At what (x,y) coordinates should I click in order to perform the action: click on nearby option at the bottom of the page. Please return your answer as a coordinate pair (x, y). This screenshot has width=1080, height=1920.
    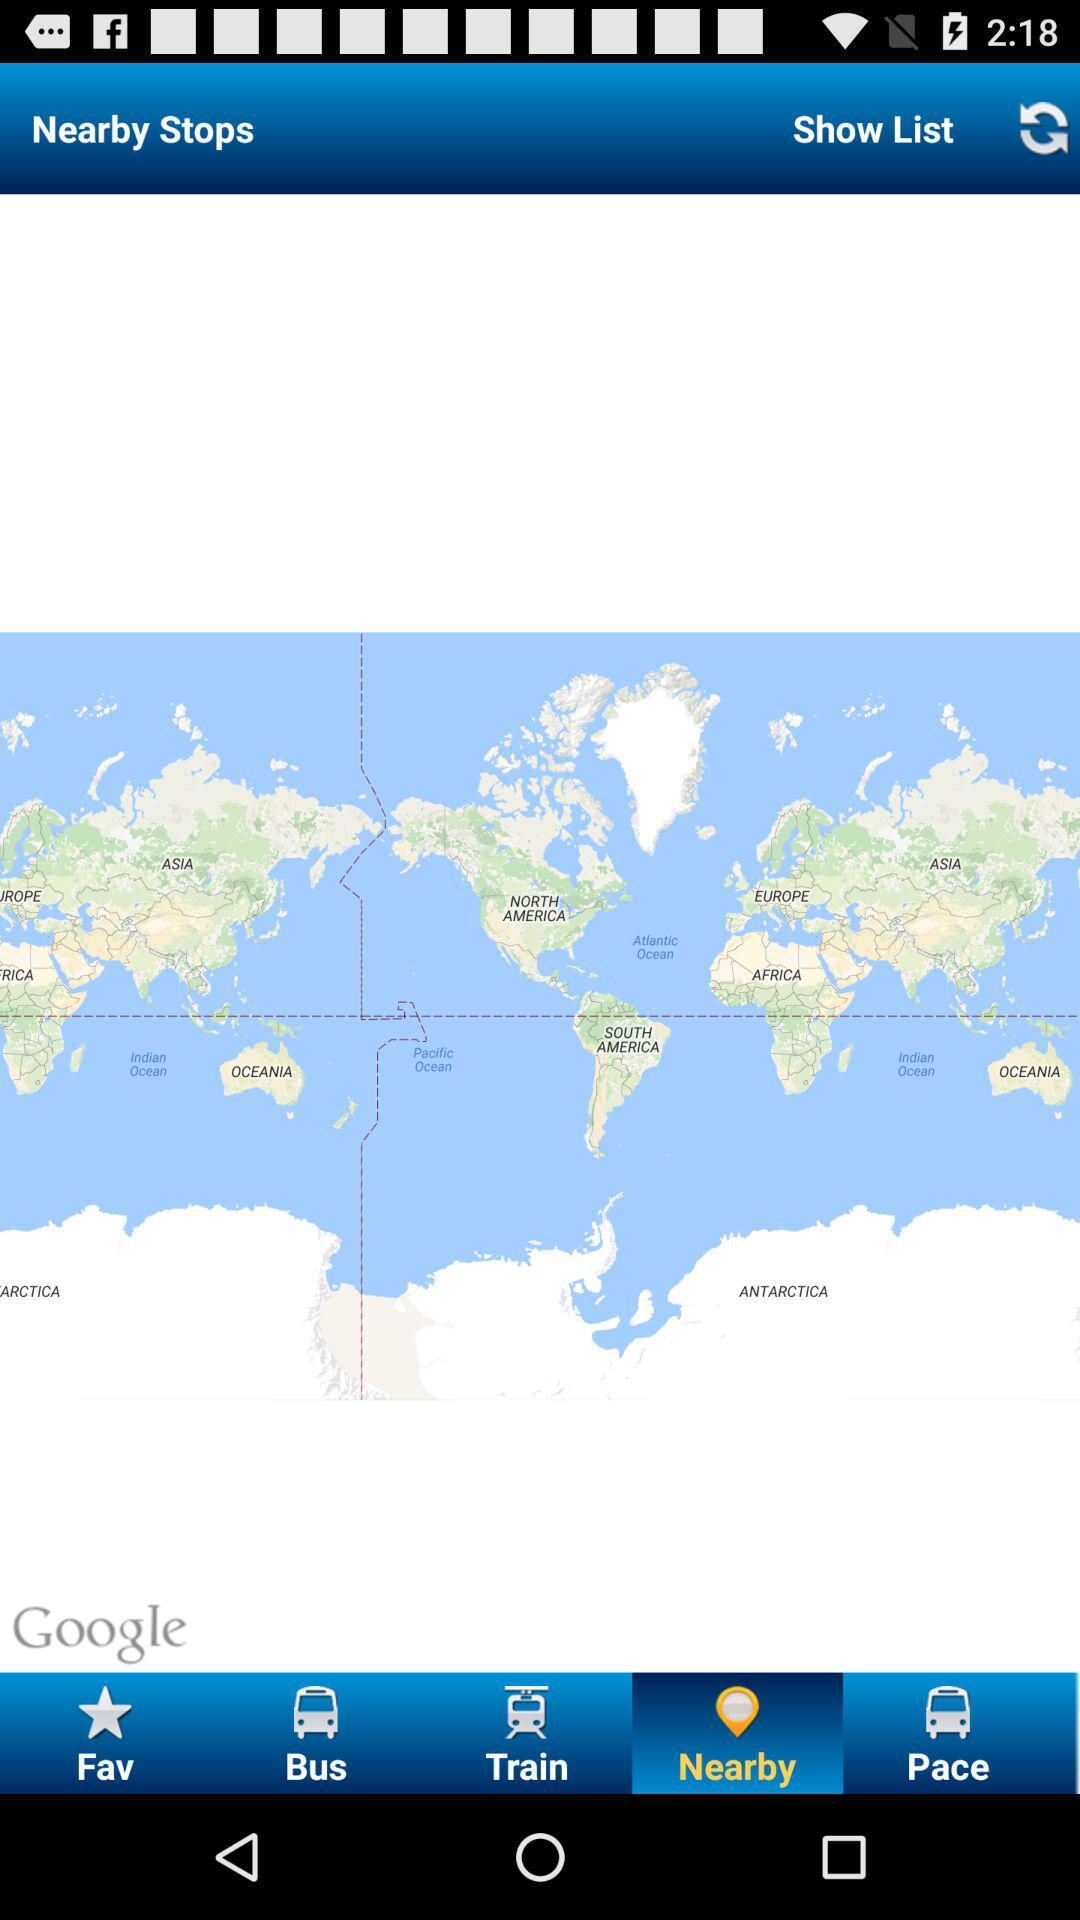
    Looking at the image, I should click on (737, 1732).